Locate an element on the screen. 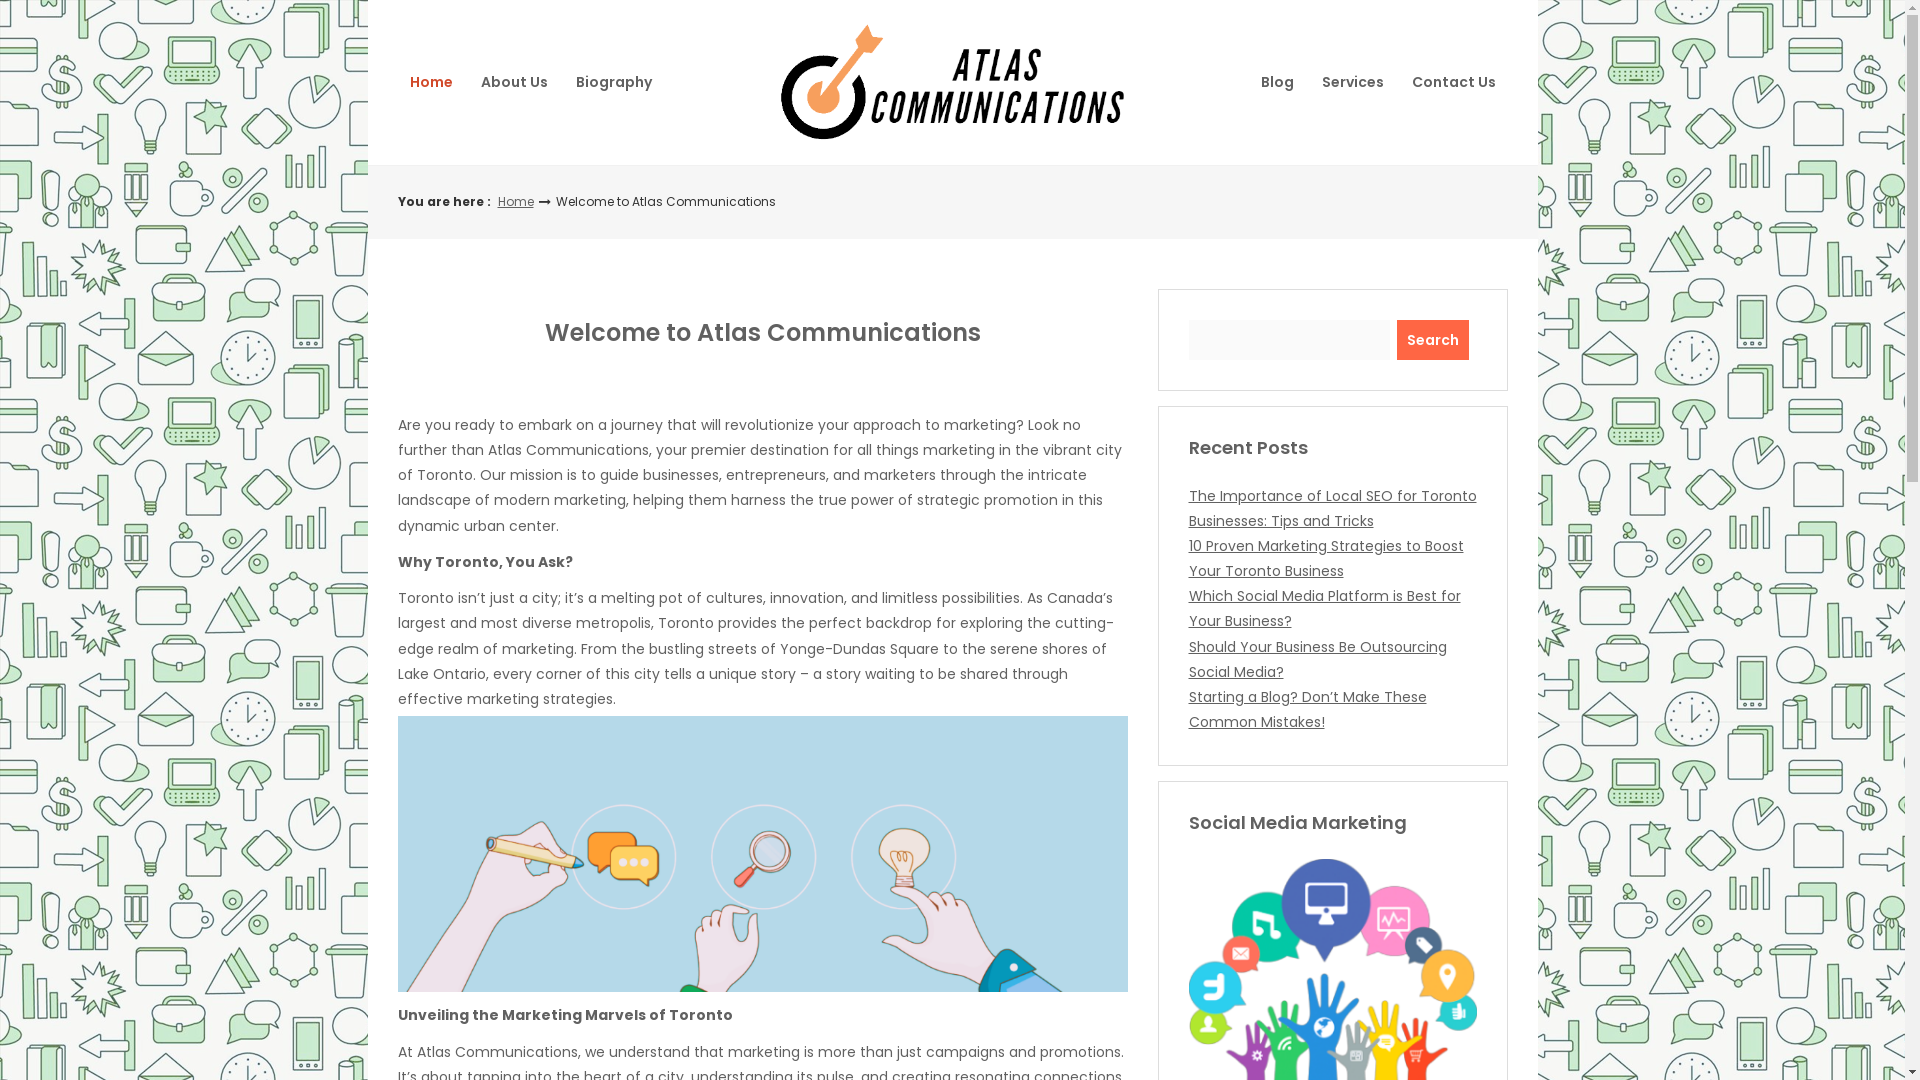  'Which Social Media Platform is Best for Your Business?' is located at coordinates (1324, 607).